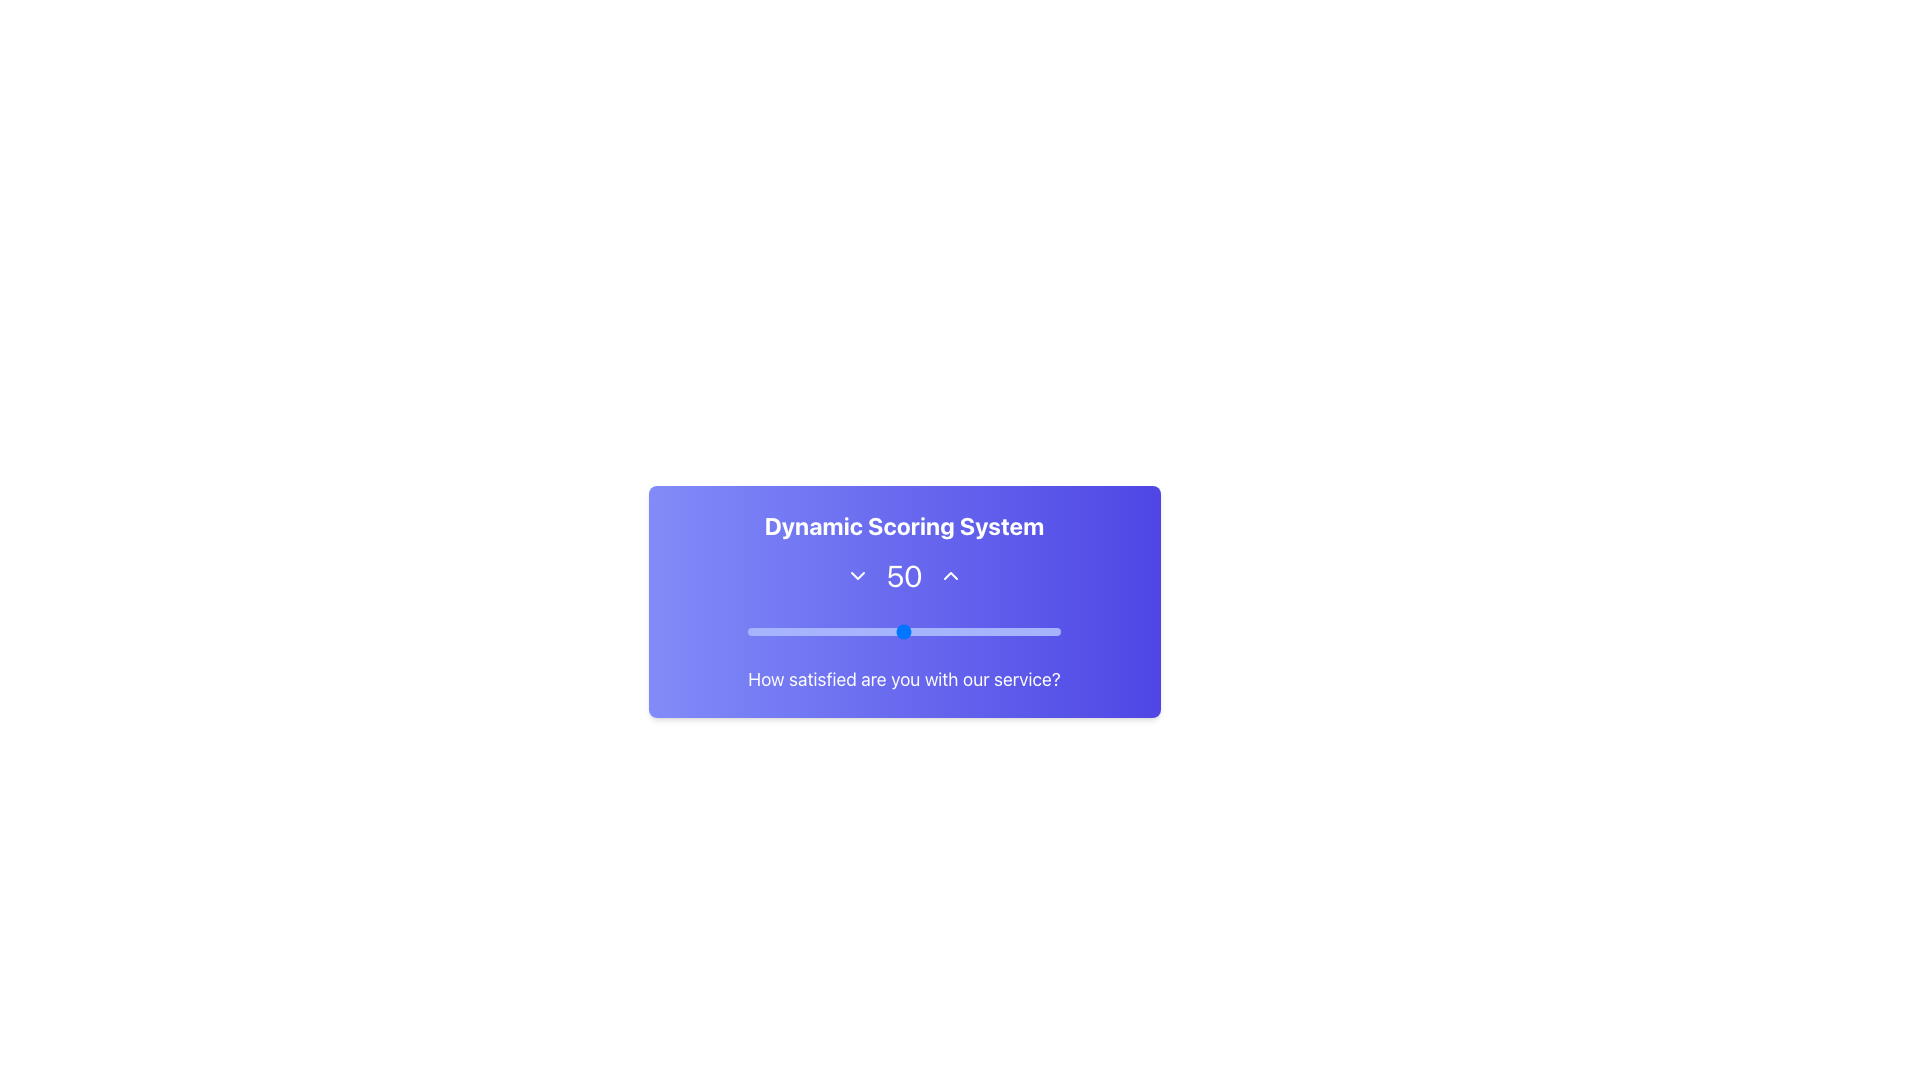 Image resolution: width=1920 pixels, height=1080 pixels. Describe the element at coordinates (845, 627) in the screenshot. I see `the slider` at that location.